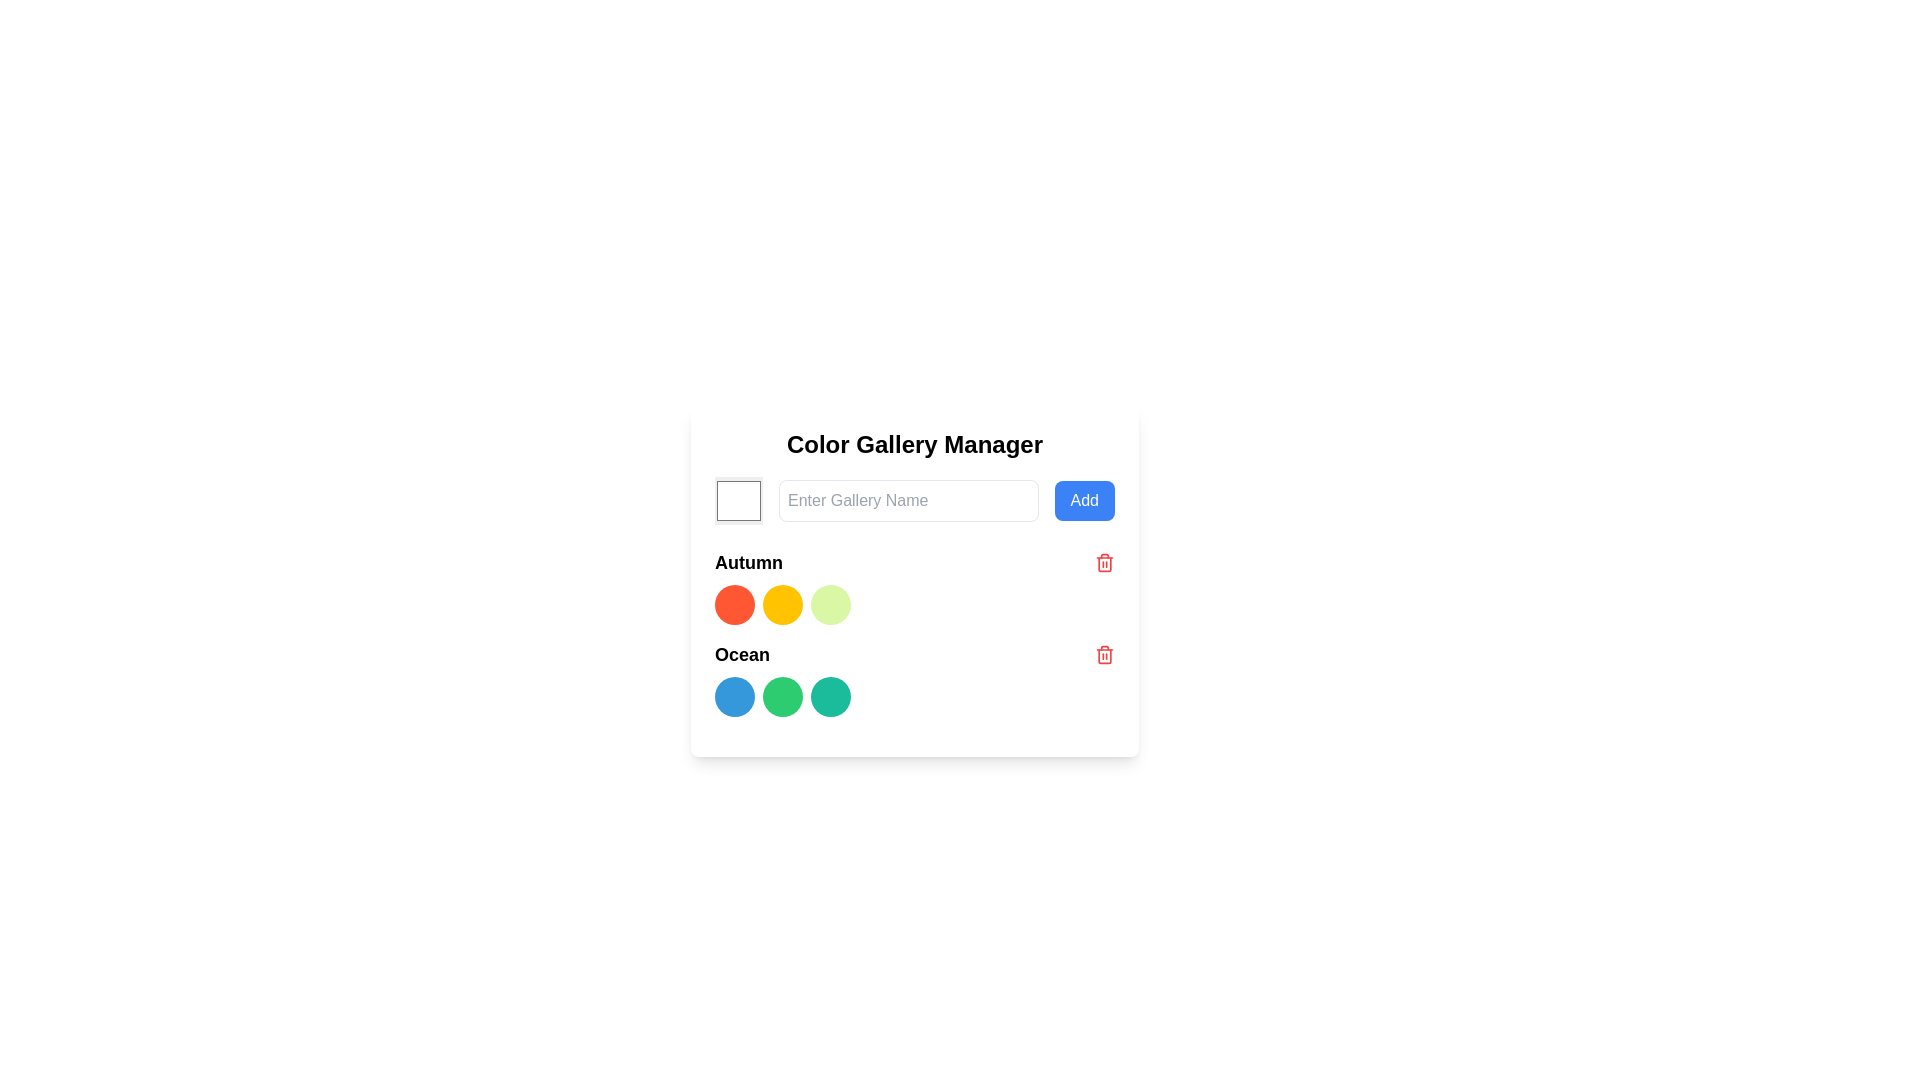 The width and height of the screenshot is (1920, 1080). Describe the element at coordinates (747, 563) in the screenshot. I see `the bold text label displaying 'Autumn'` at that location.